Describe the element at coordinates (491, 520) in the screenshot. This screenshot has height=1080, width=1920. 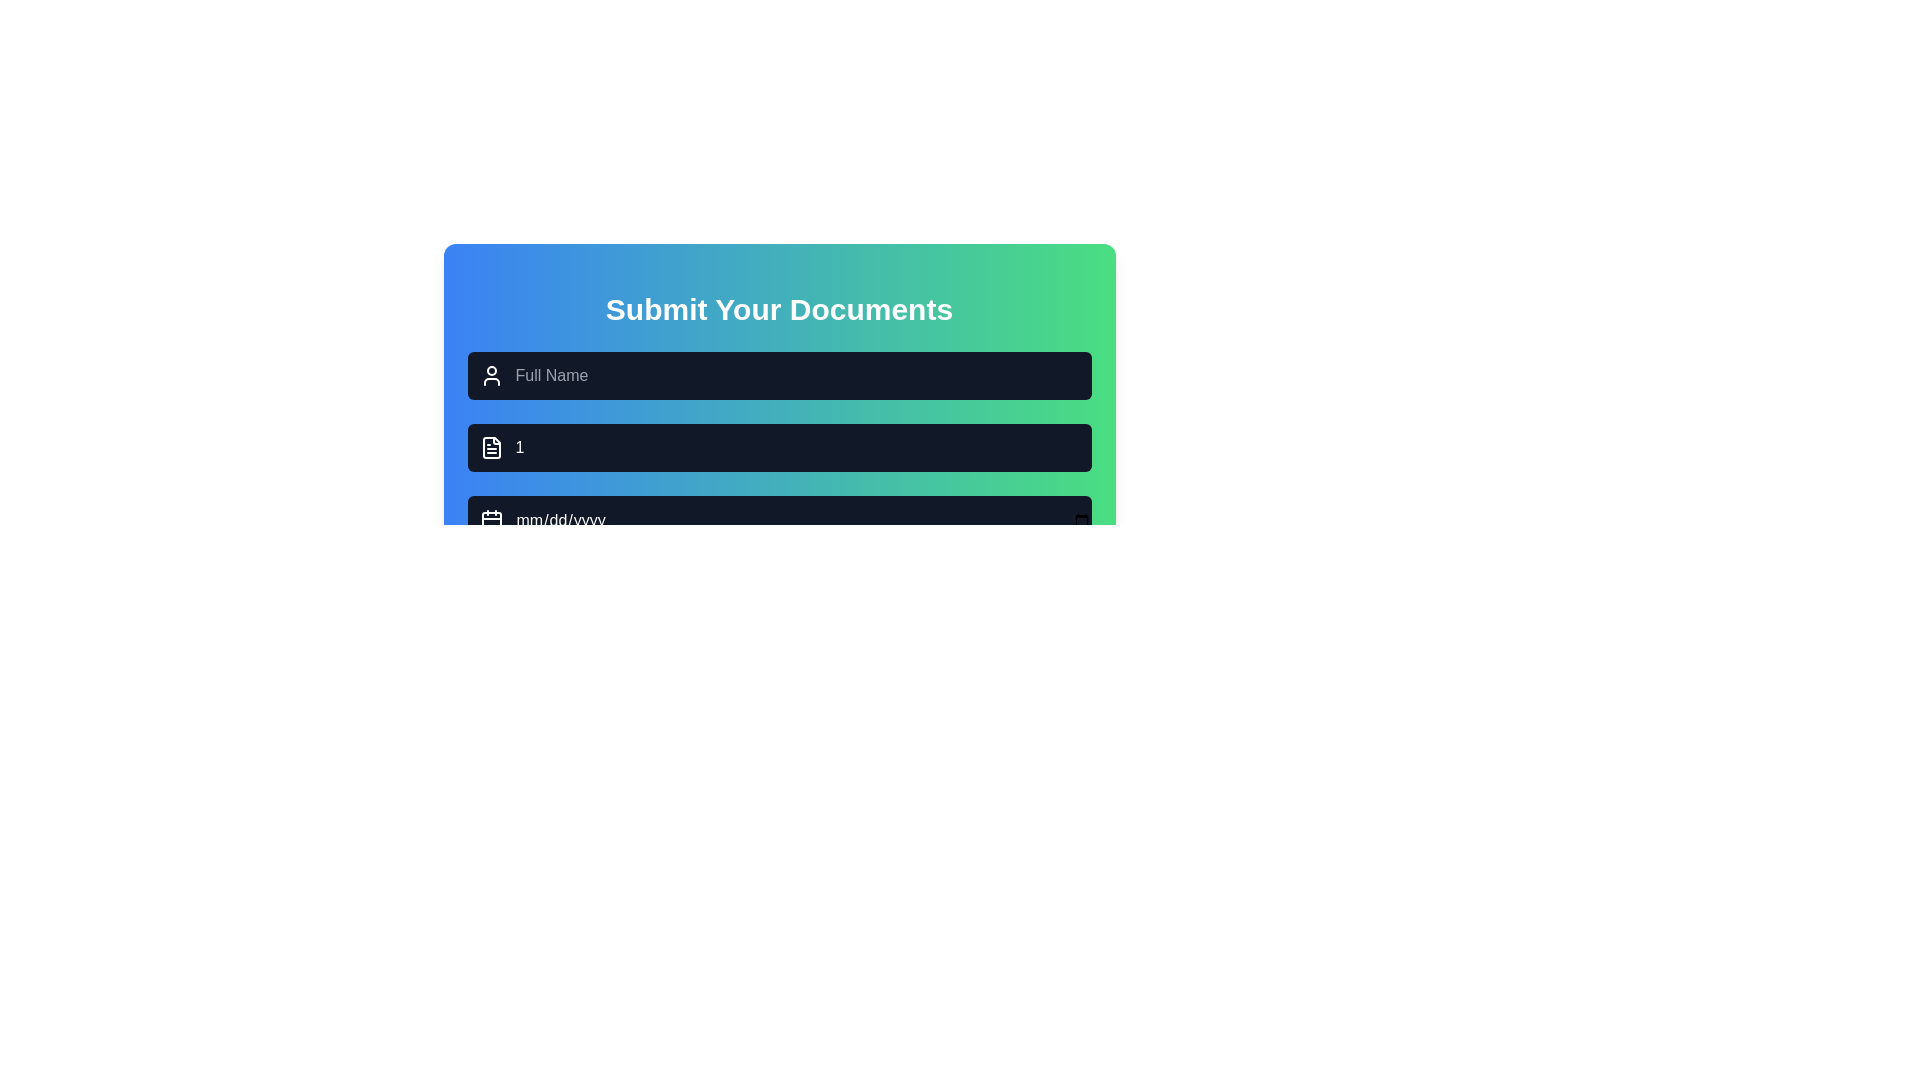
I see `the calendar background icon to potentially display a tooltip` at that location.